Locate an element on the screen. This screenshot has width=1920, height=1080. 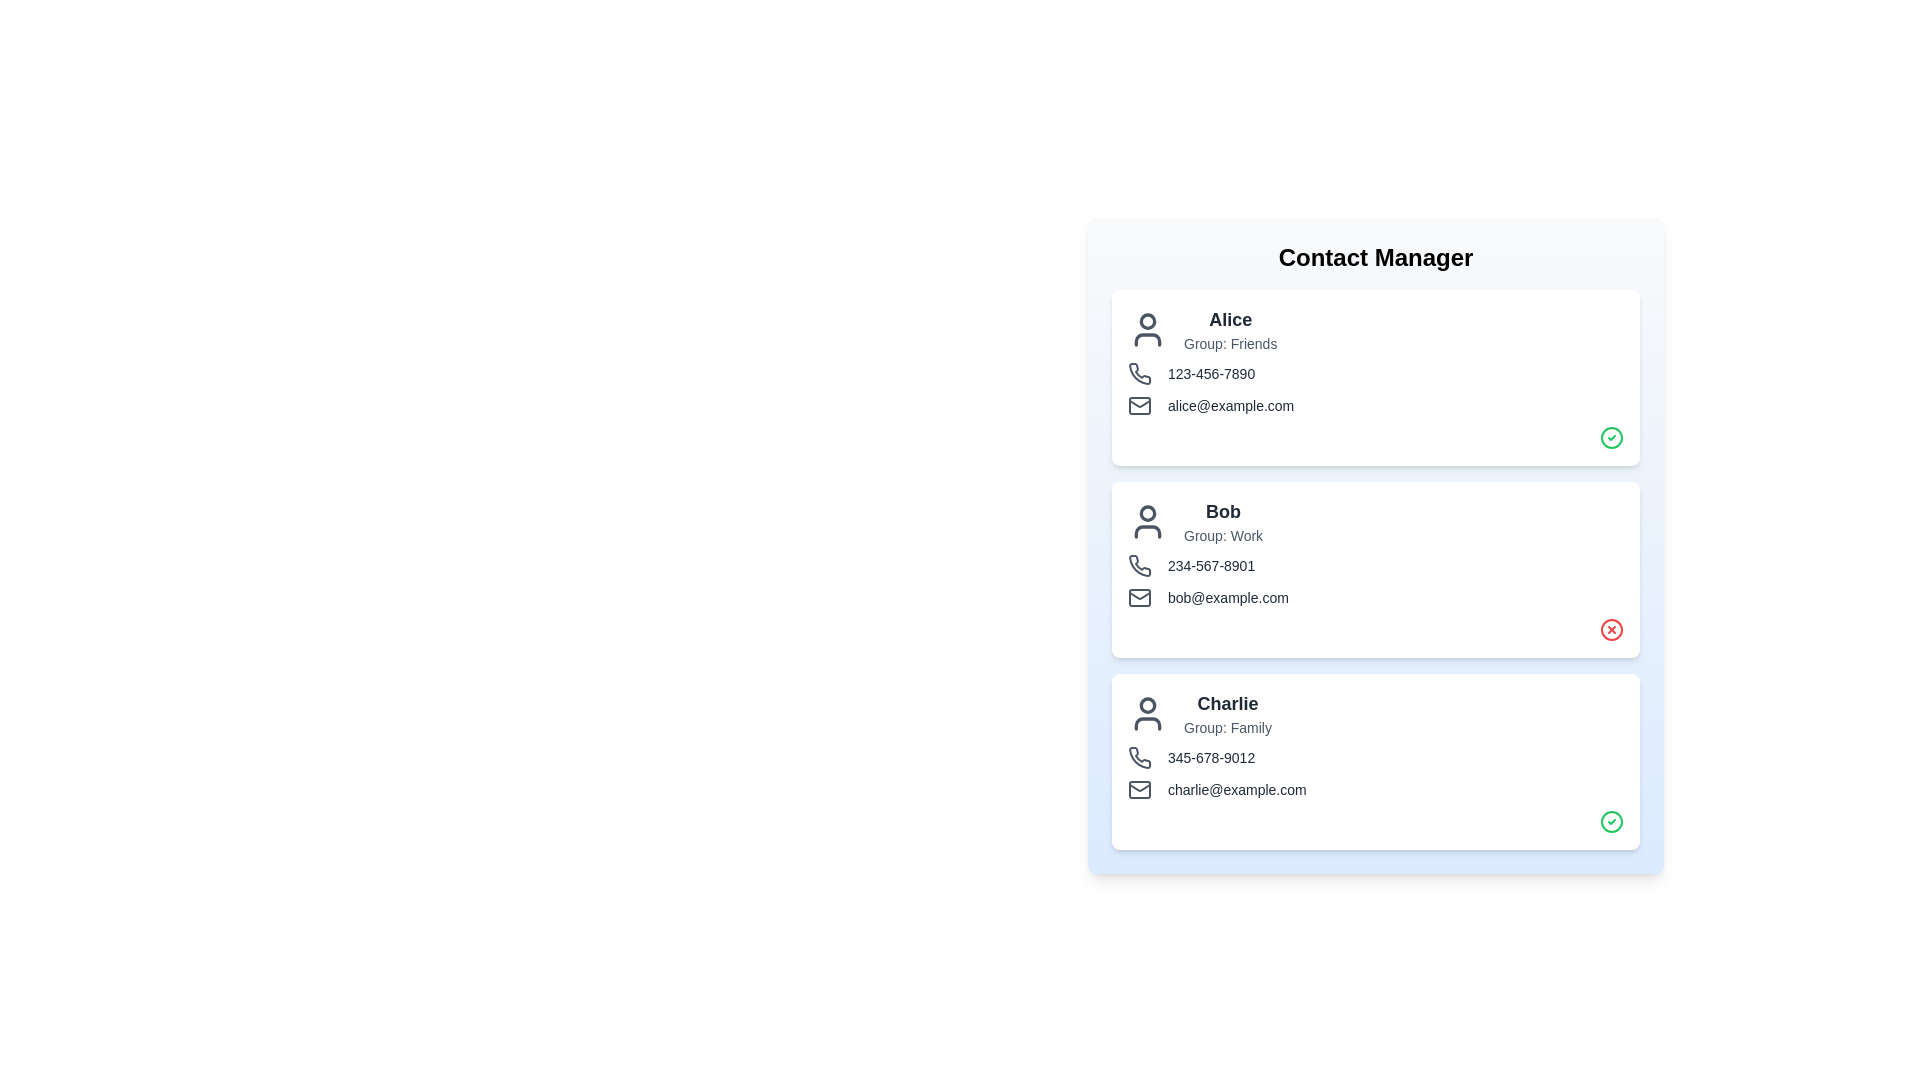
the contact card to view its details is located at coordinates (1375, 378).